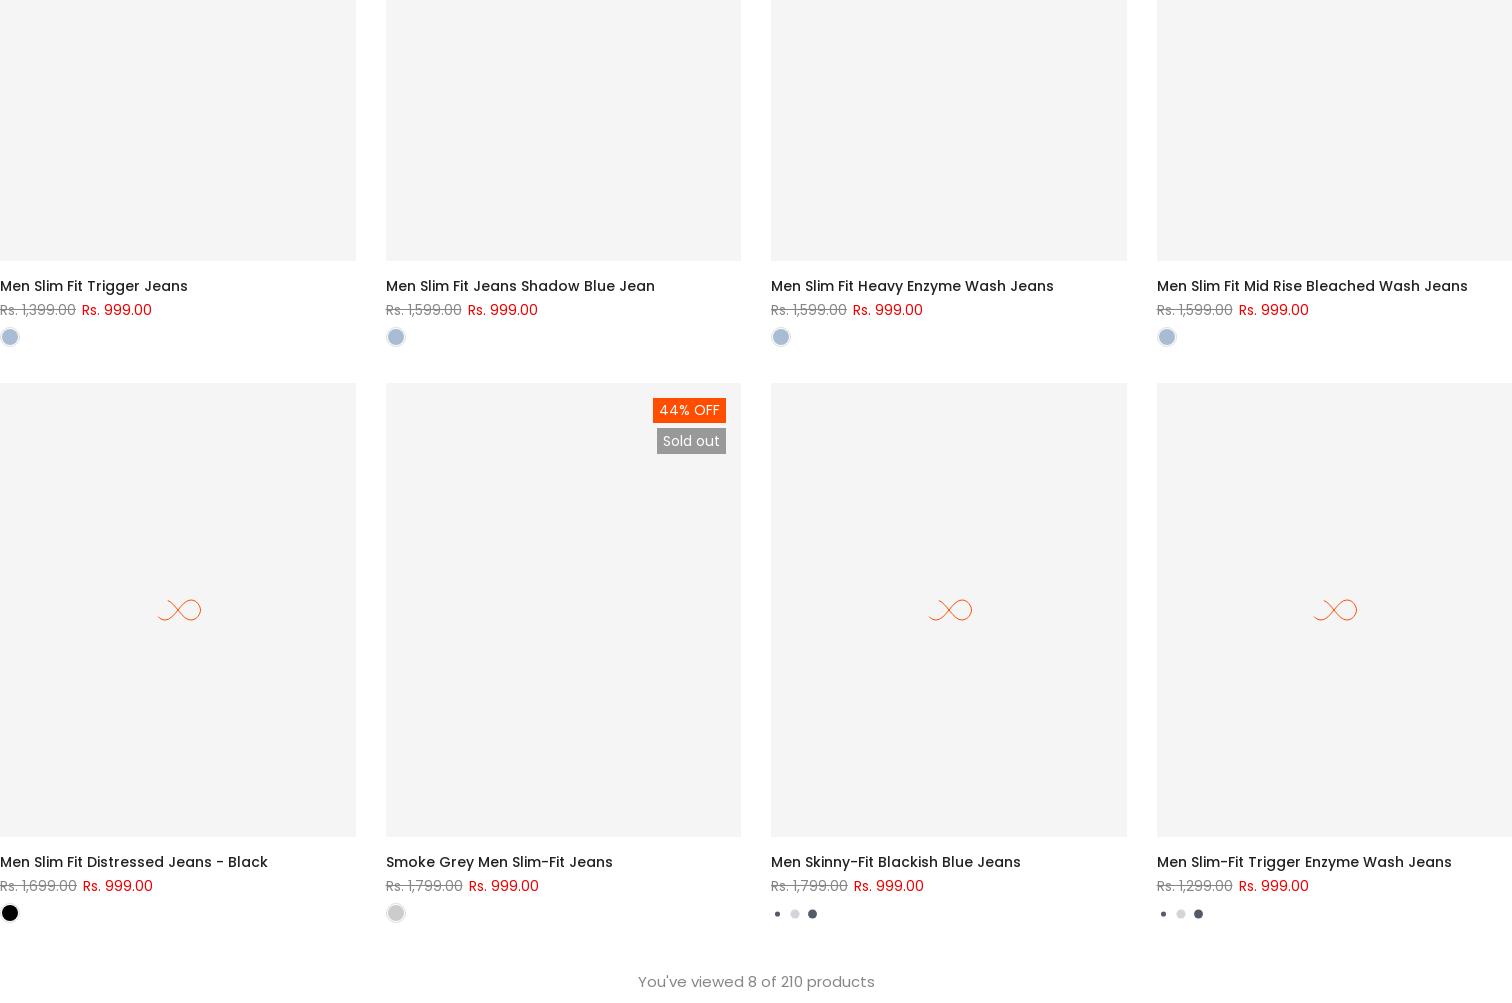 The width and height of the screenshot is (1512, 1003). What do you see at coordinates (407, 889) in the screenshot?
I see `'Grey'` at bounding box center [407, 889].